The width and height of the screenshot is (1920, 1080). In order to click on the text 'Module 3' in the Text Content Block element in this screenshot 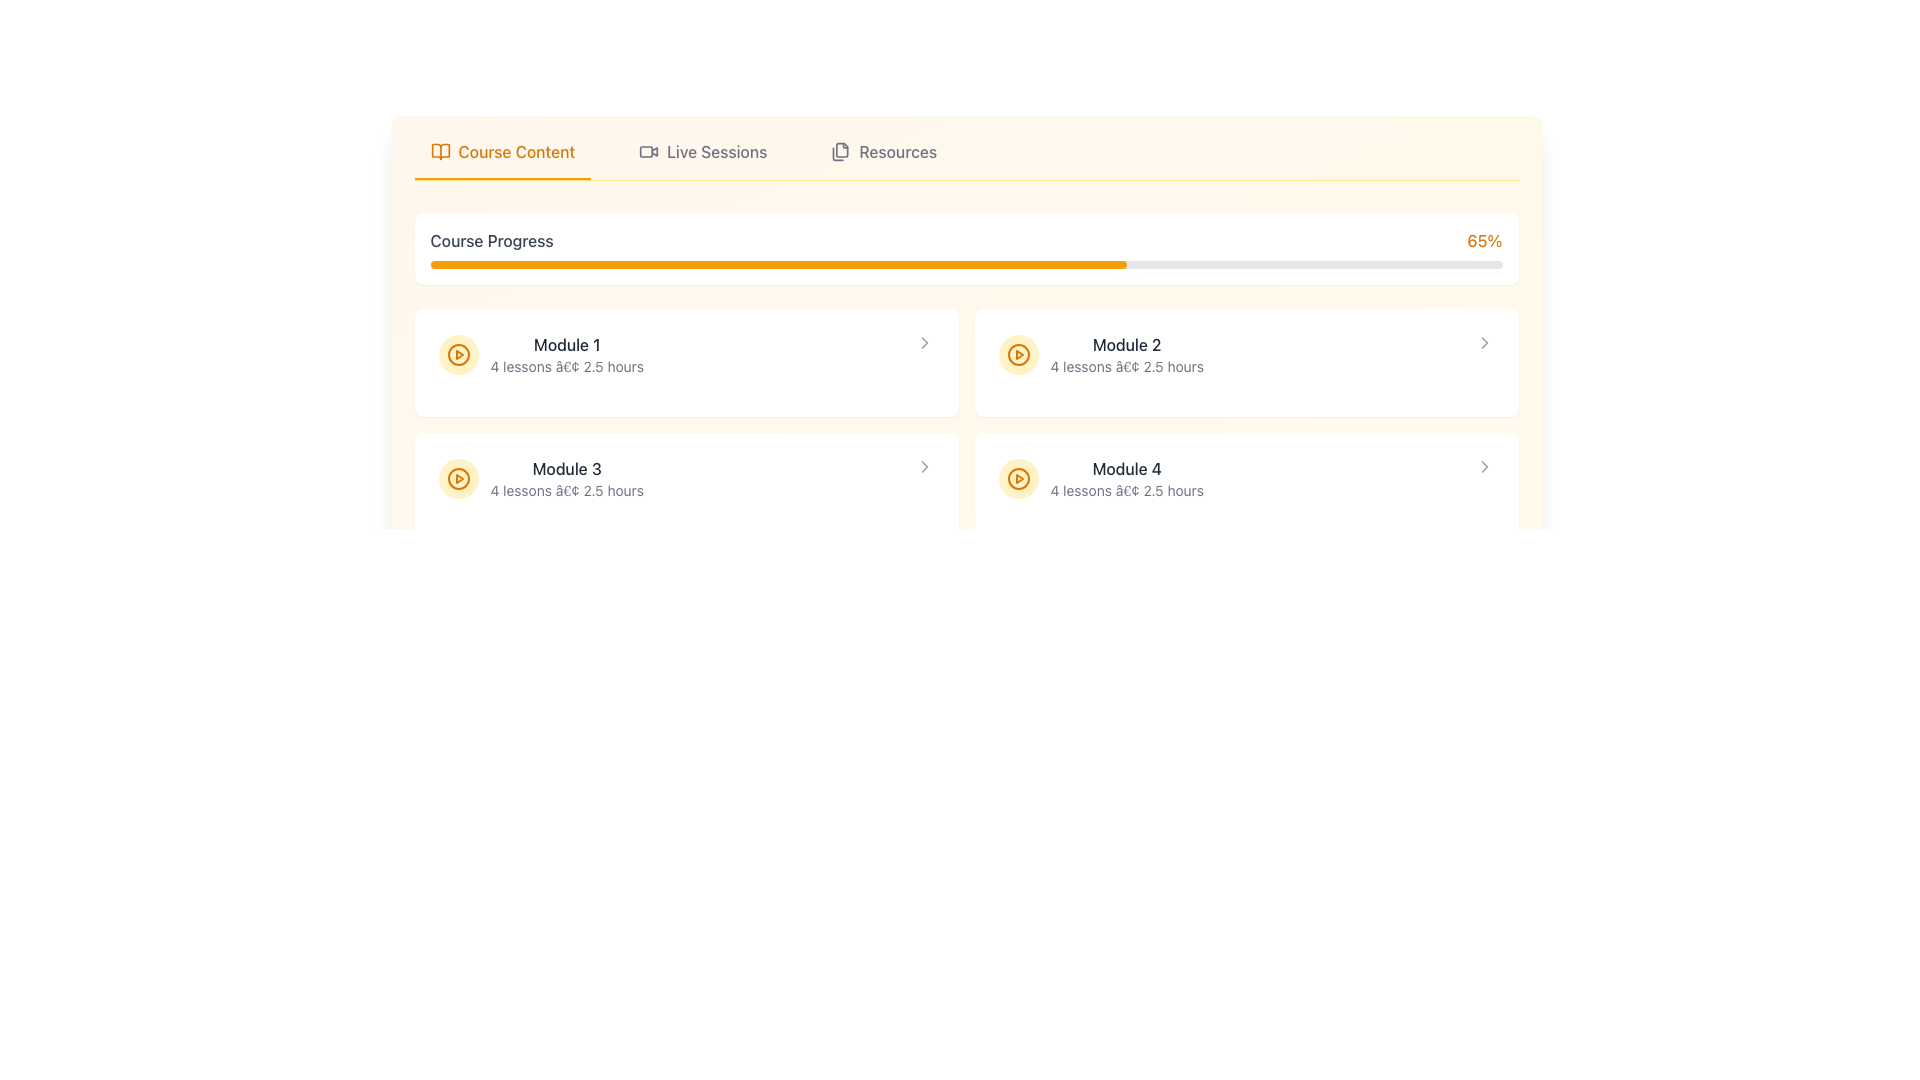, I will do `click(566, 478)`.